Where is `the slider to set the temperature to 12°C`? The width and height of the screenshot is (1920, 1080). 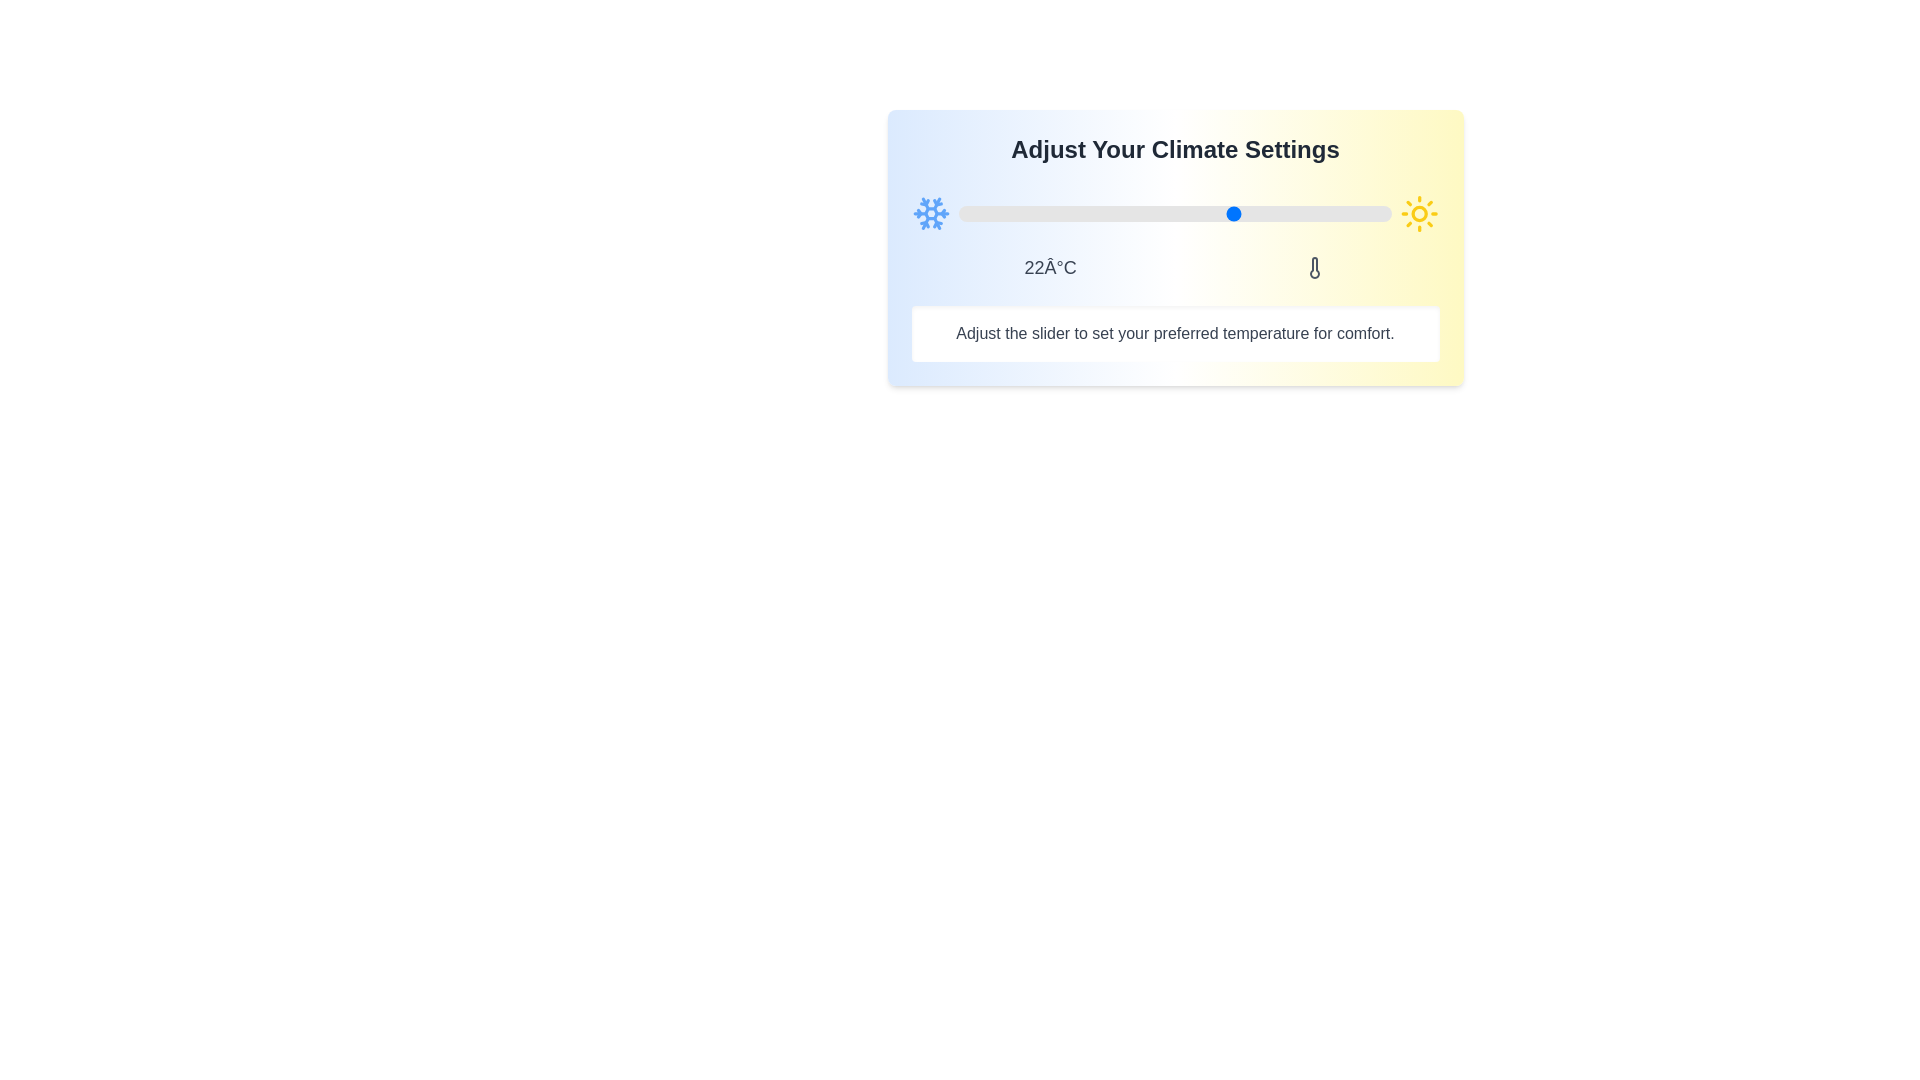 the slider to set the temperature to 12°C is located at coordinates (1149, 213).